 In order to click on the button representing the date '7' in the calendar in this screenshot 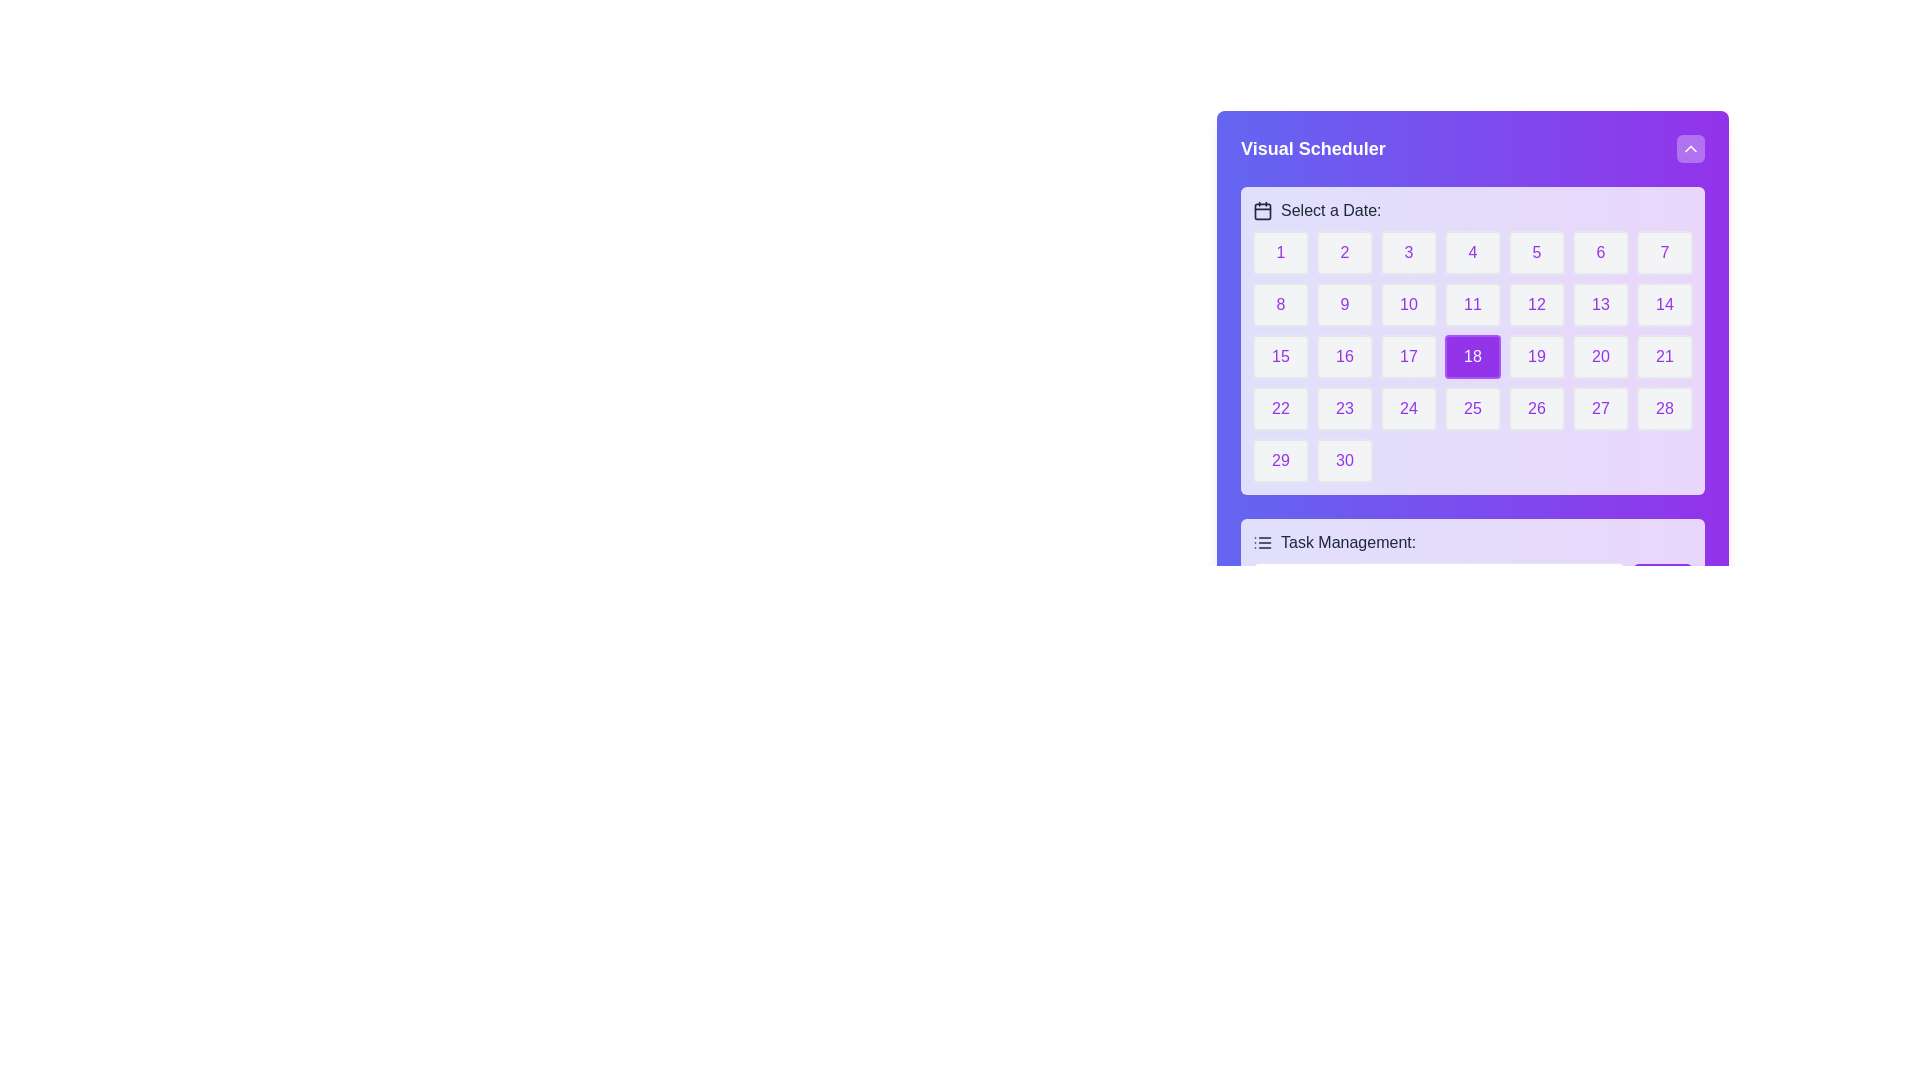, I will do `click(1665, 252)`.